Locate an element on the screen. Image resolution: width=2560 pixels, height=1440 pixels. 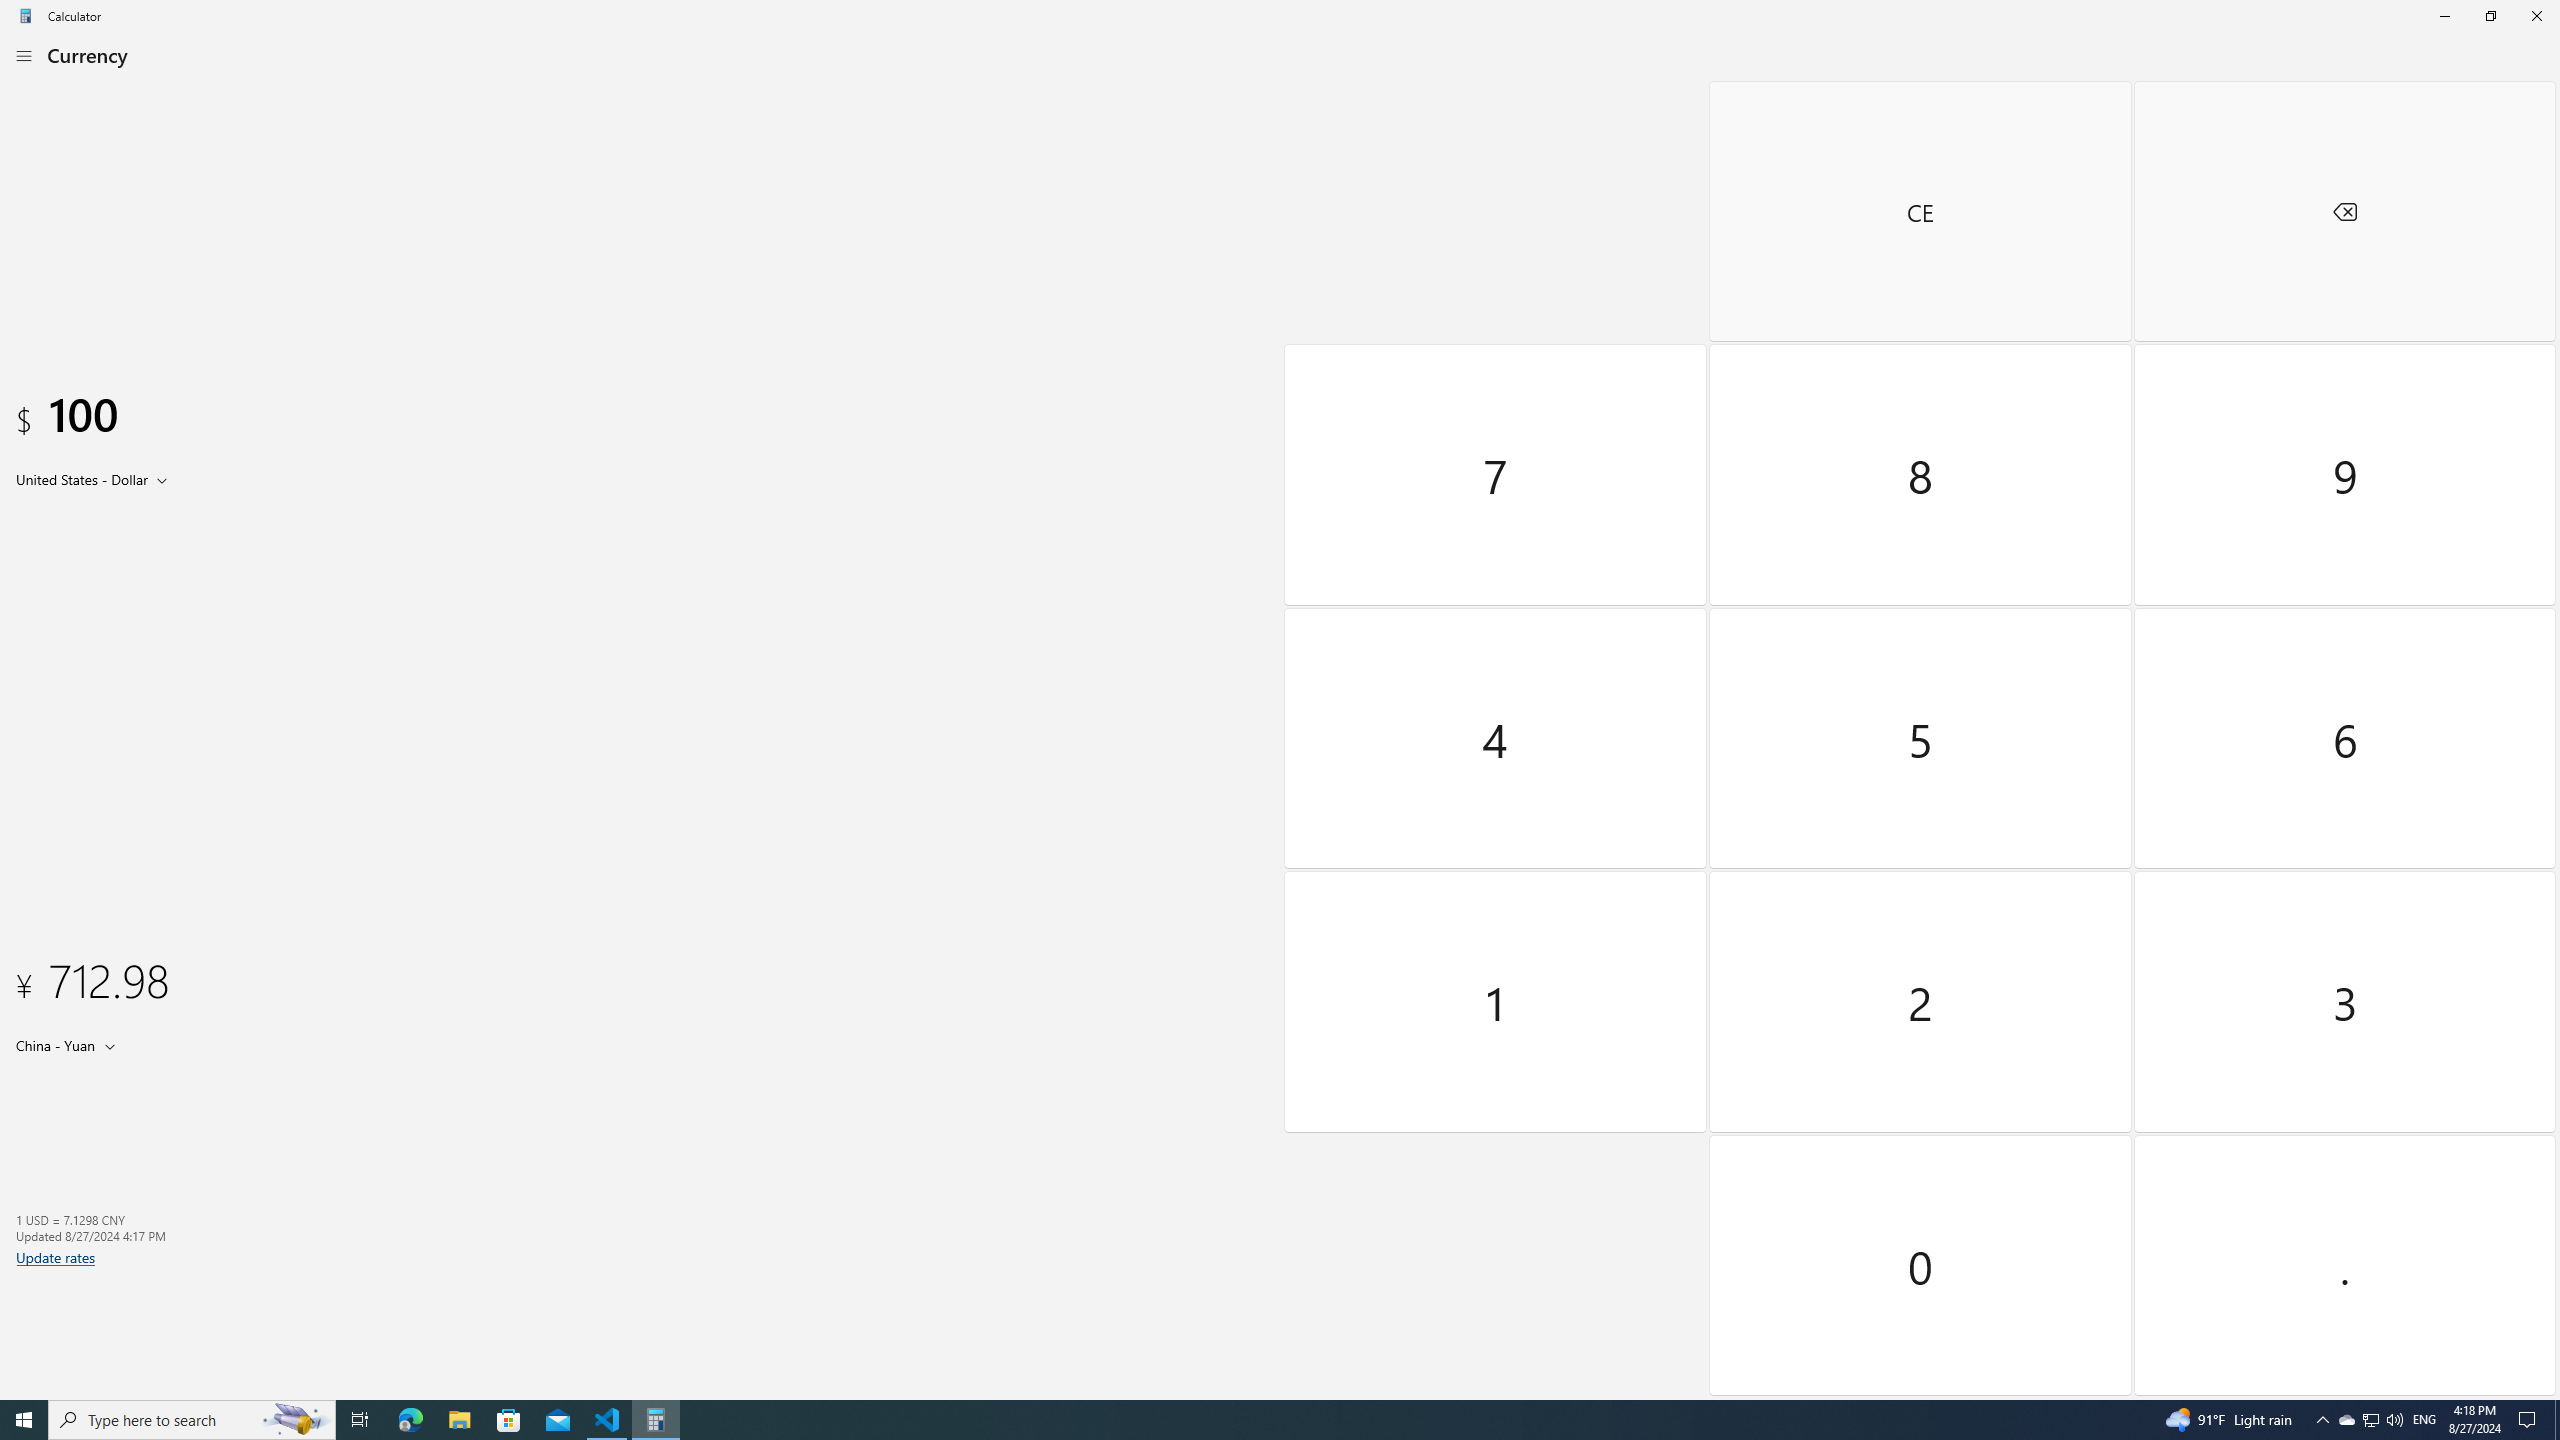
'Restore Calculator' is located at coordinates (2490, 15).